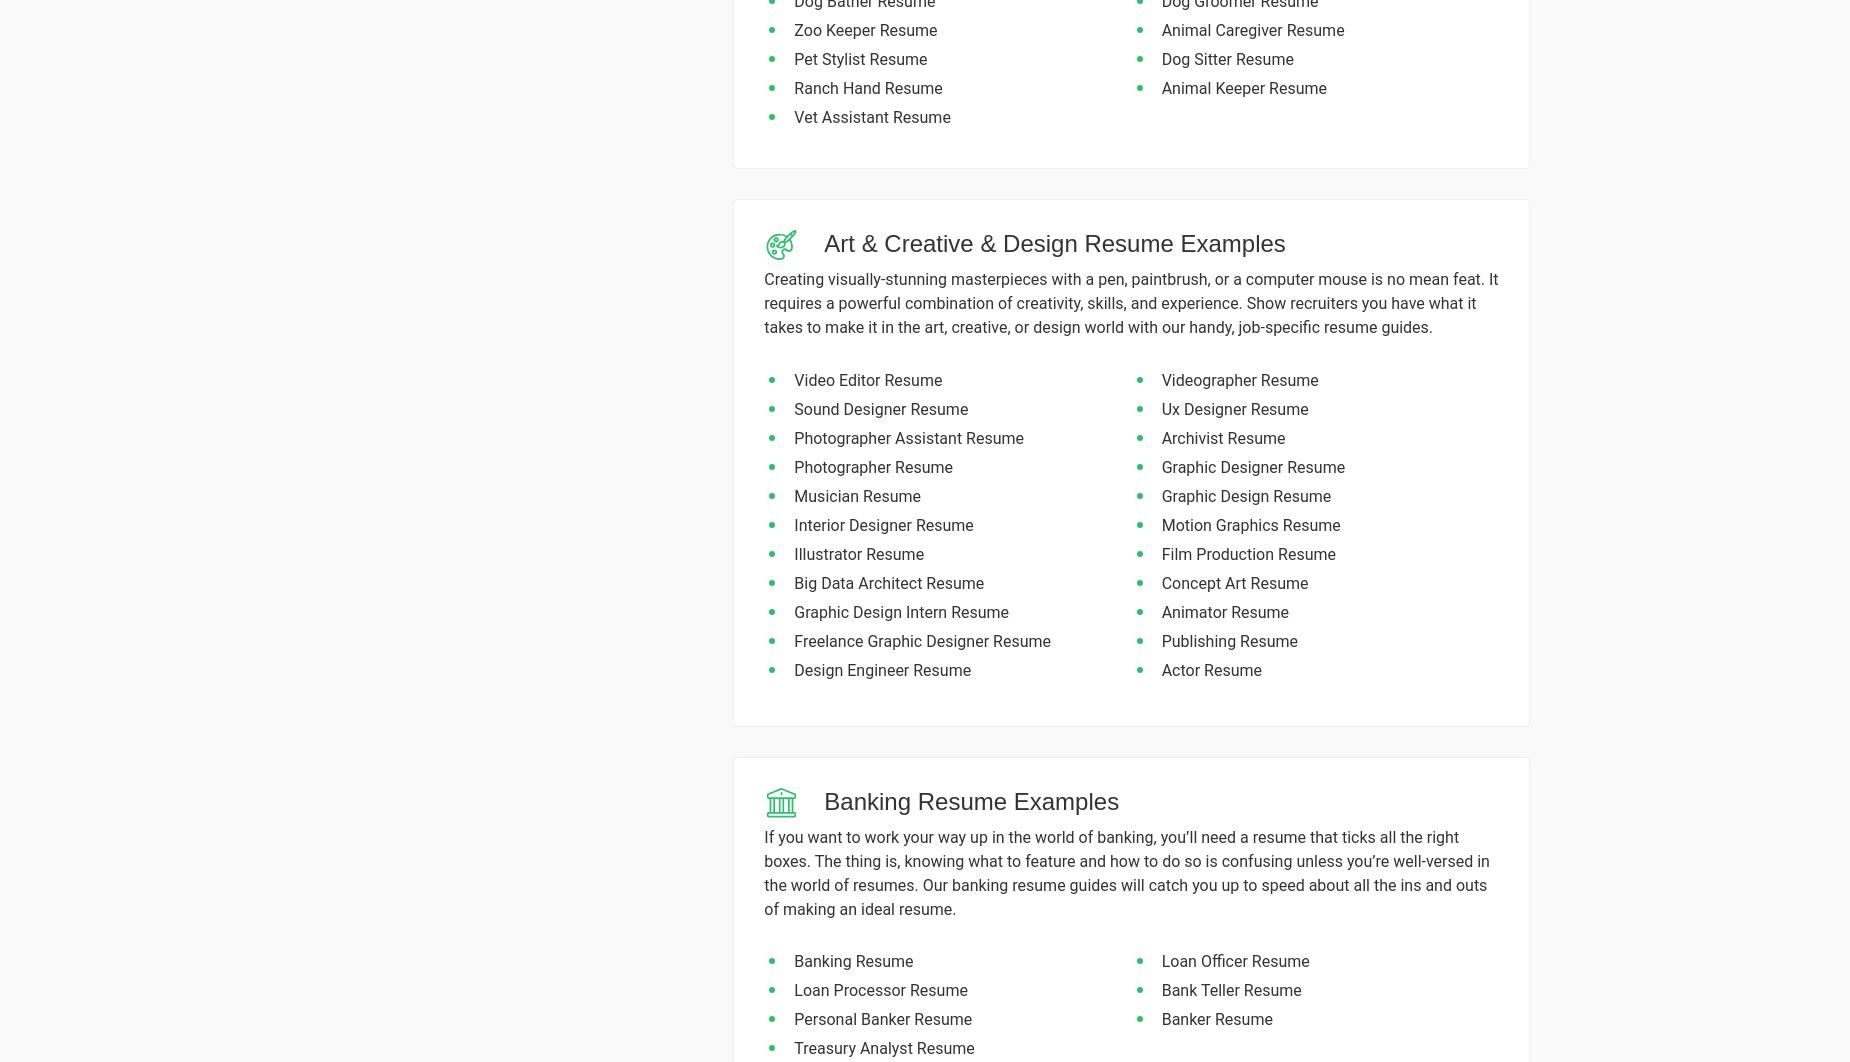  I want to click on 'Vet Assistant Resume', so click(794, 116).